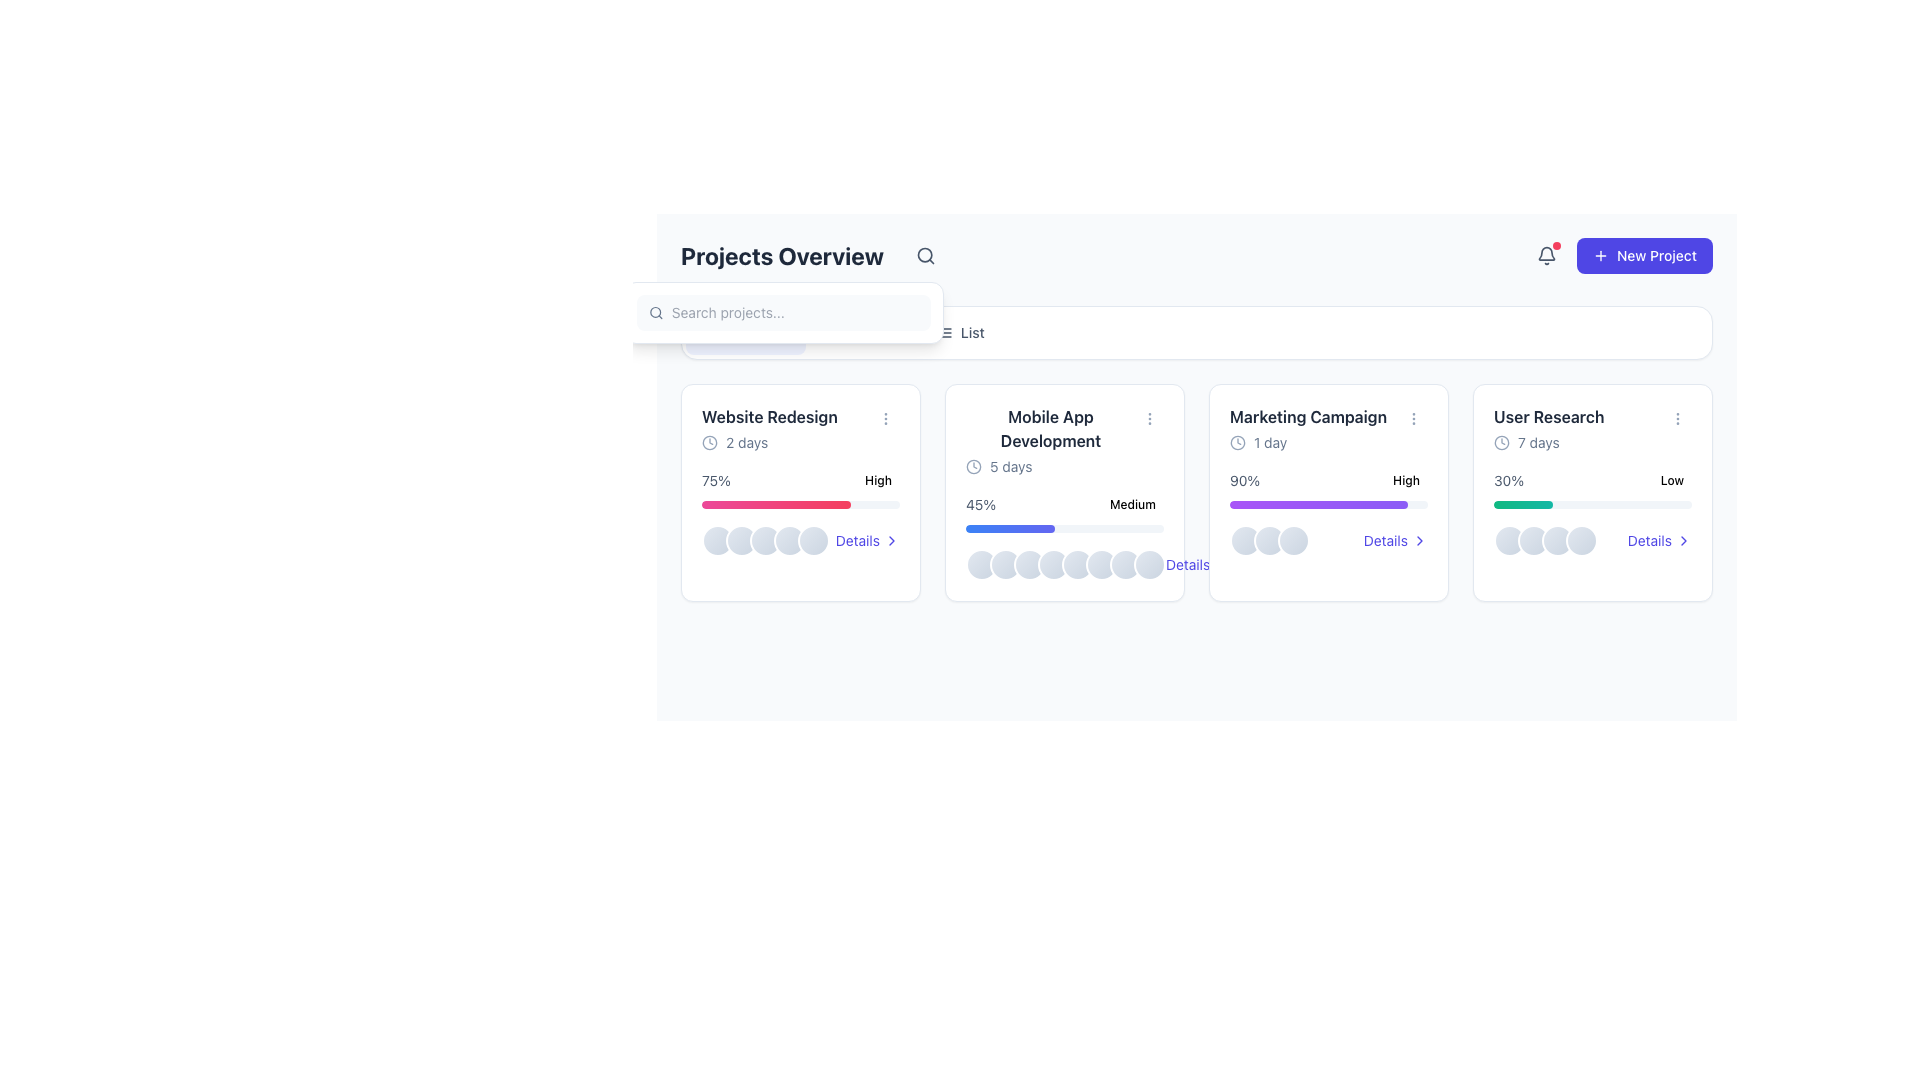  What do you see at coordinates (1394, 540) in the screenshot?
I see `the 'Details' text link with an accompanying icon located at the bottom-right corner of the 'Marketing Campaign' card` at bounding box center [1394, 540].